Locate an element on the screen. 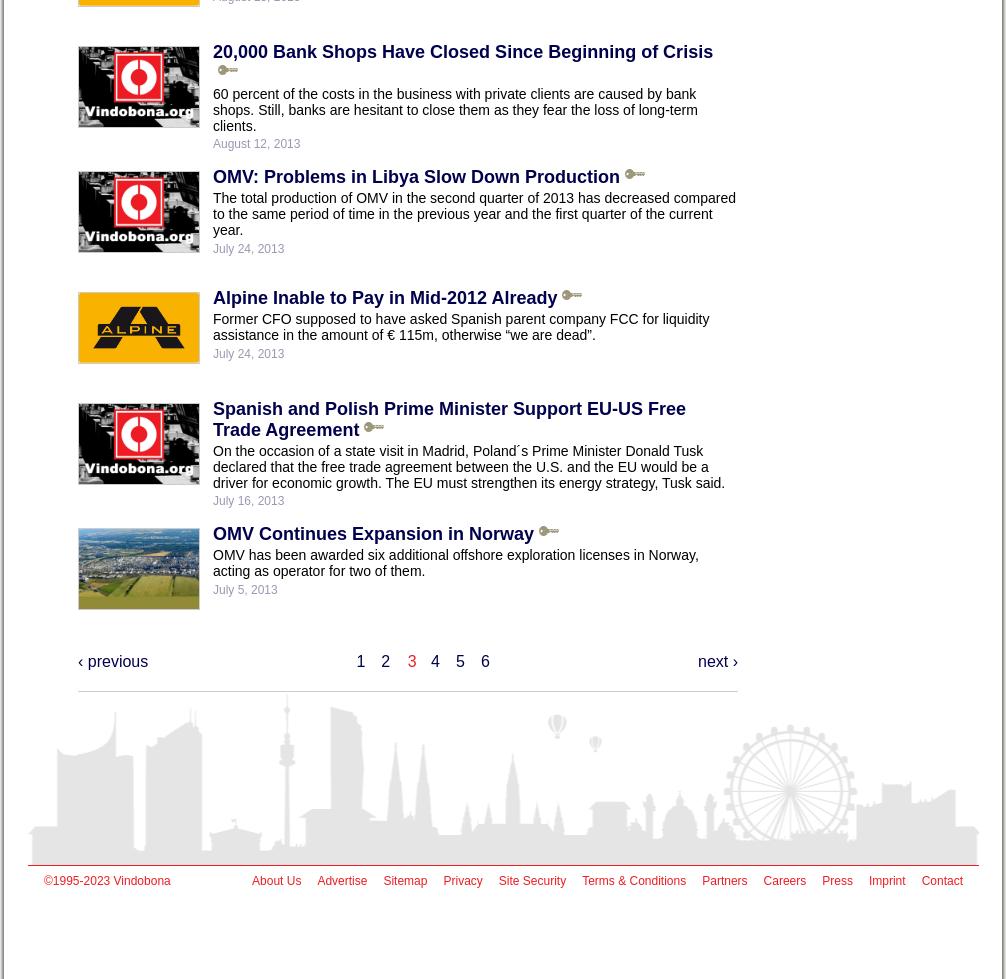  'Press' is located at coordinates (835, 880).